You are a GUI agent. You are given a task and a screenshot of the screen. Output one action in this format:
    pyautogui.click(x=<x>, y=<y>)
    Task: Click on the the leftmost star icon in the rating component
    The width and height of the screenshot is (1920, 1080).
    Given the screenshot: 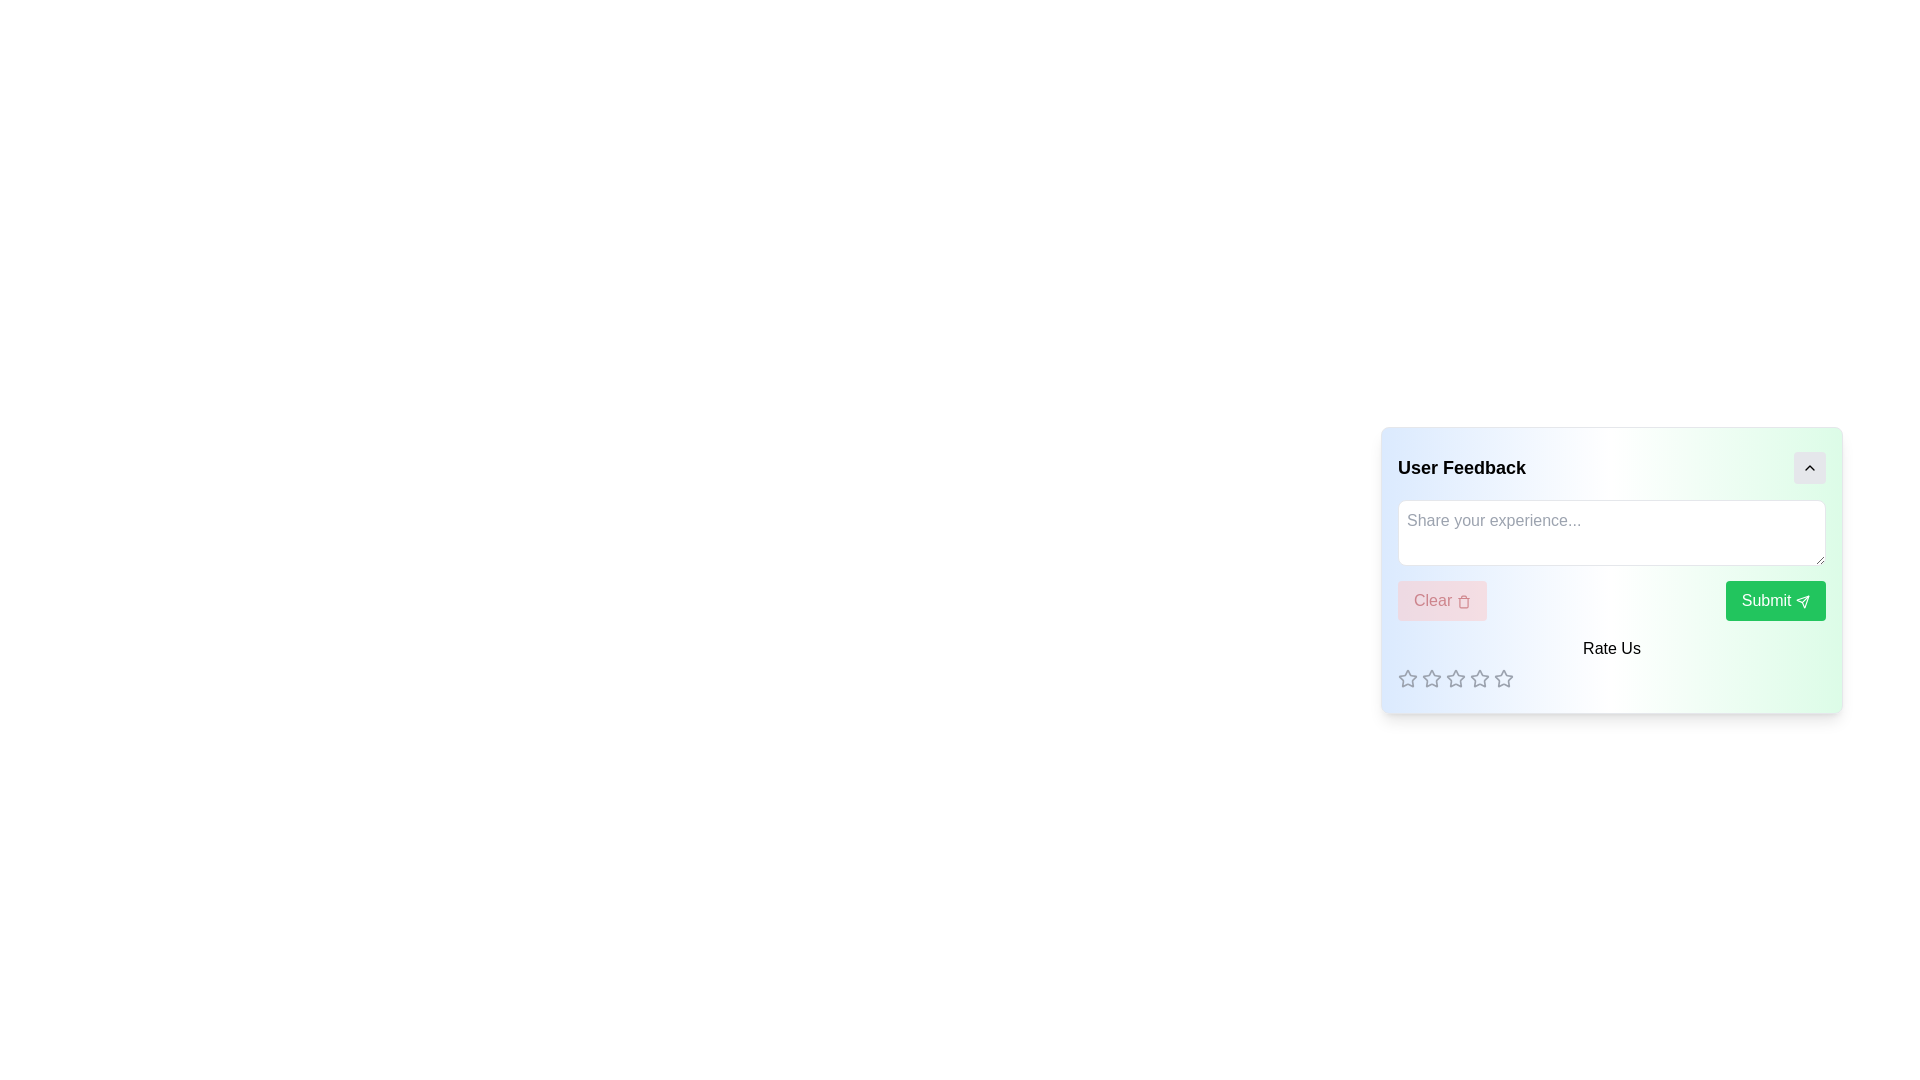 What is the action you would take?
    pyautogui.click(x=1405, y=677)
    